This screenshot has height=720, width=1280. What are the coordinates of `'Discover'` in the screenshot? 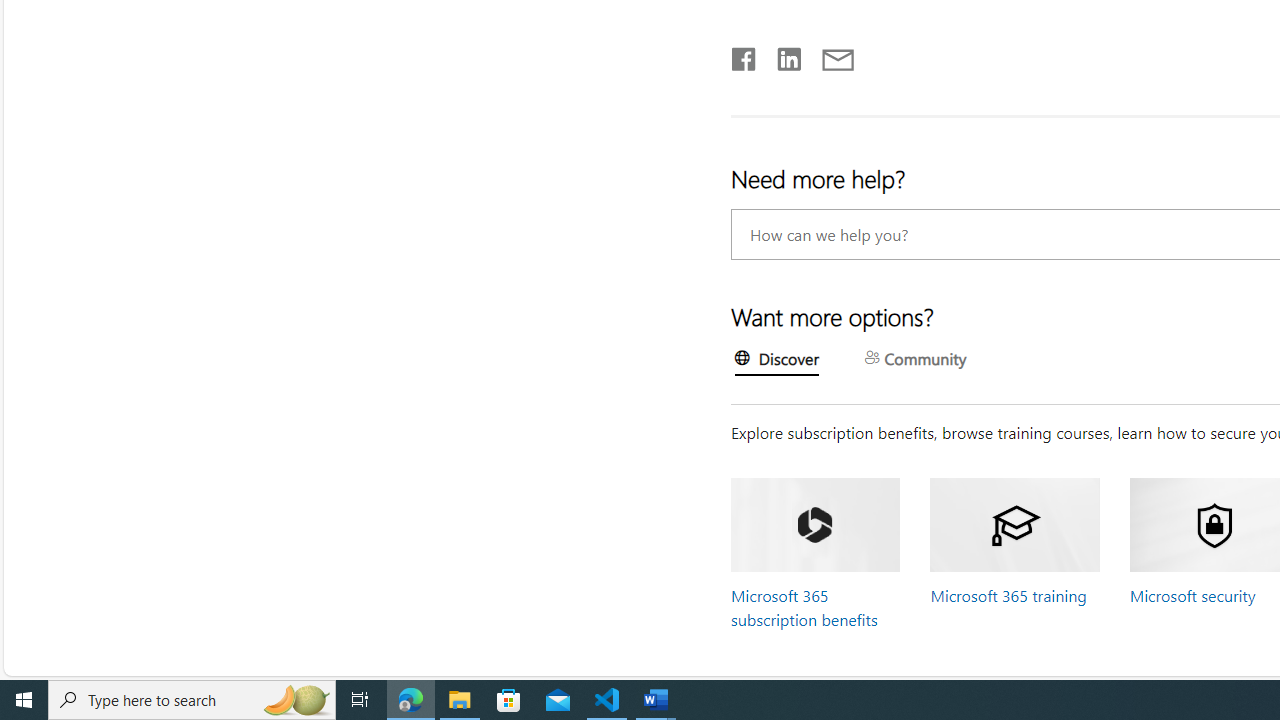 It's located at (776, 361).